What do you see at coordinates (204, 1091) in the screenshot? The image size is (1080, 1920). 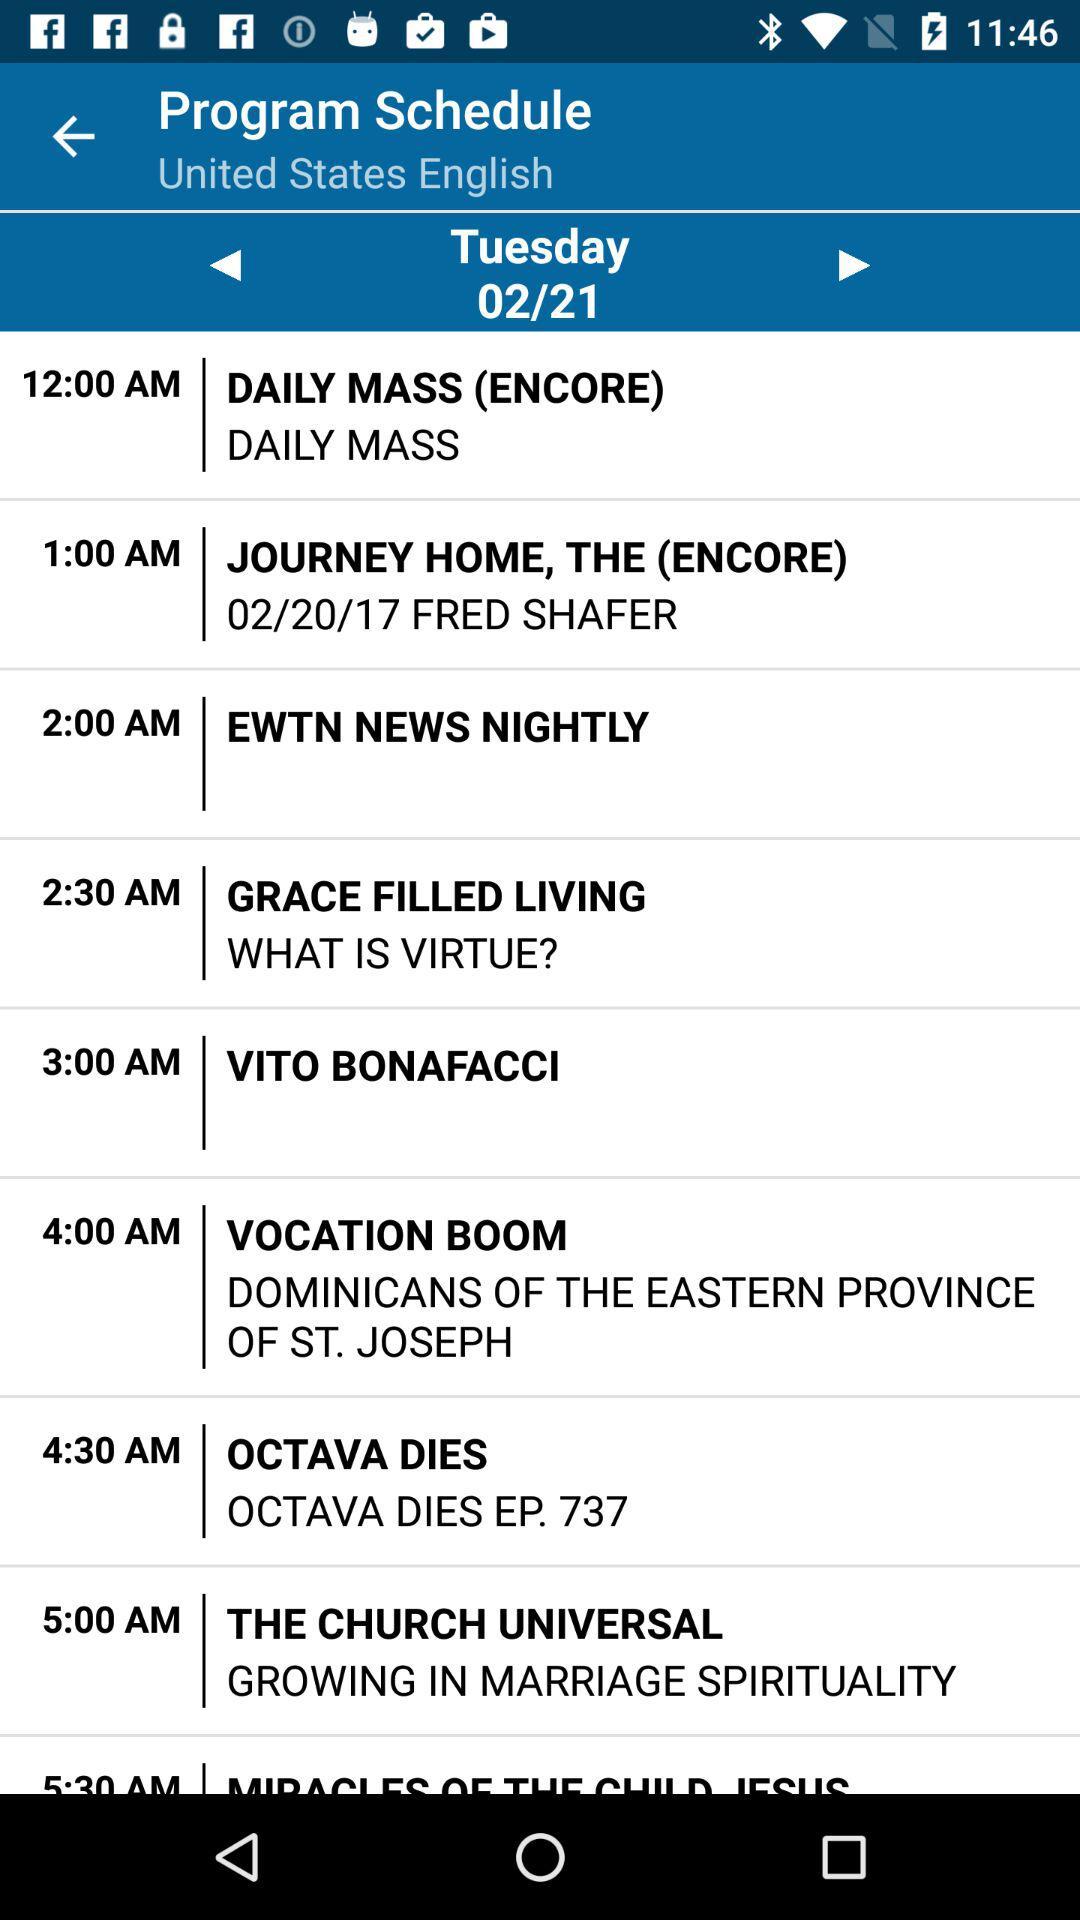 I see `item to the left of vito bonafacci item` at bounding box center [204, 1091].